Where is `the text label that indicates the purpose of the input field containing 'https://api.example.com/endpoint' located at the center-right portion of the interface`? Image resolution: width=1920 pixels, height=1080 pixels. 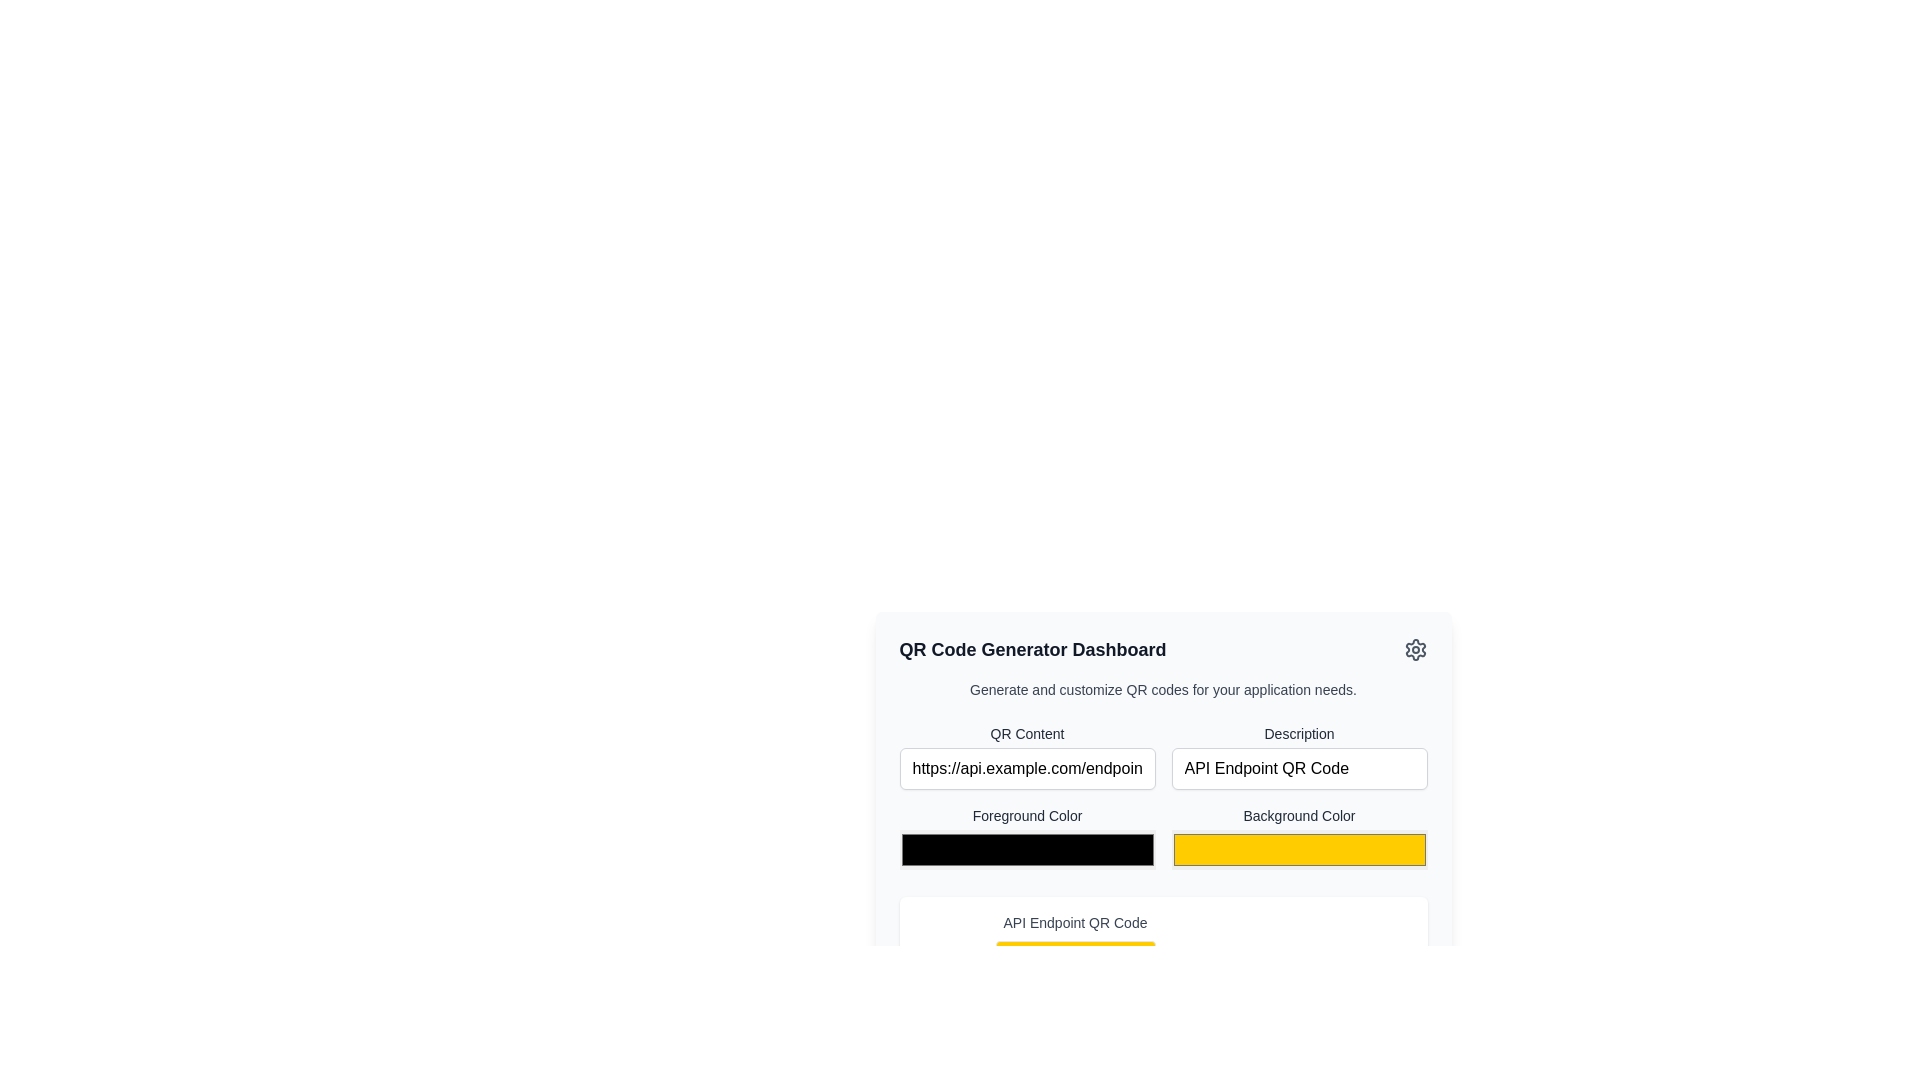
the text label that indicates the purpose of the input field containing 'https://api.example.com/endpoint' located at the center-right portion of the interface is located at coordinates (1027, 733).